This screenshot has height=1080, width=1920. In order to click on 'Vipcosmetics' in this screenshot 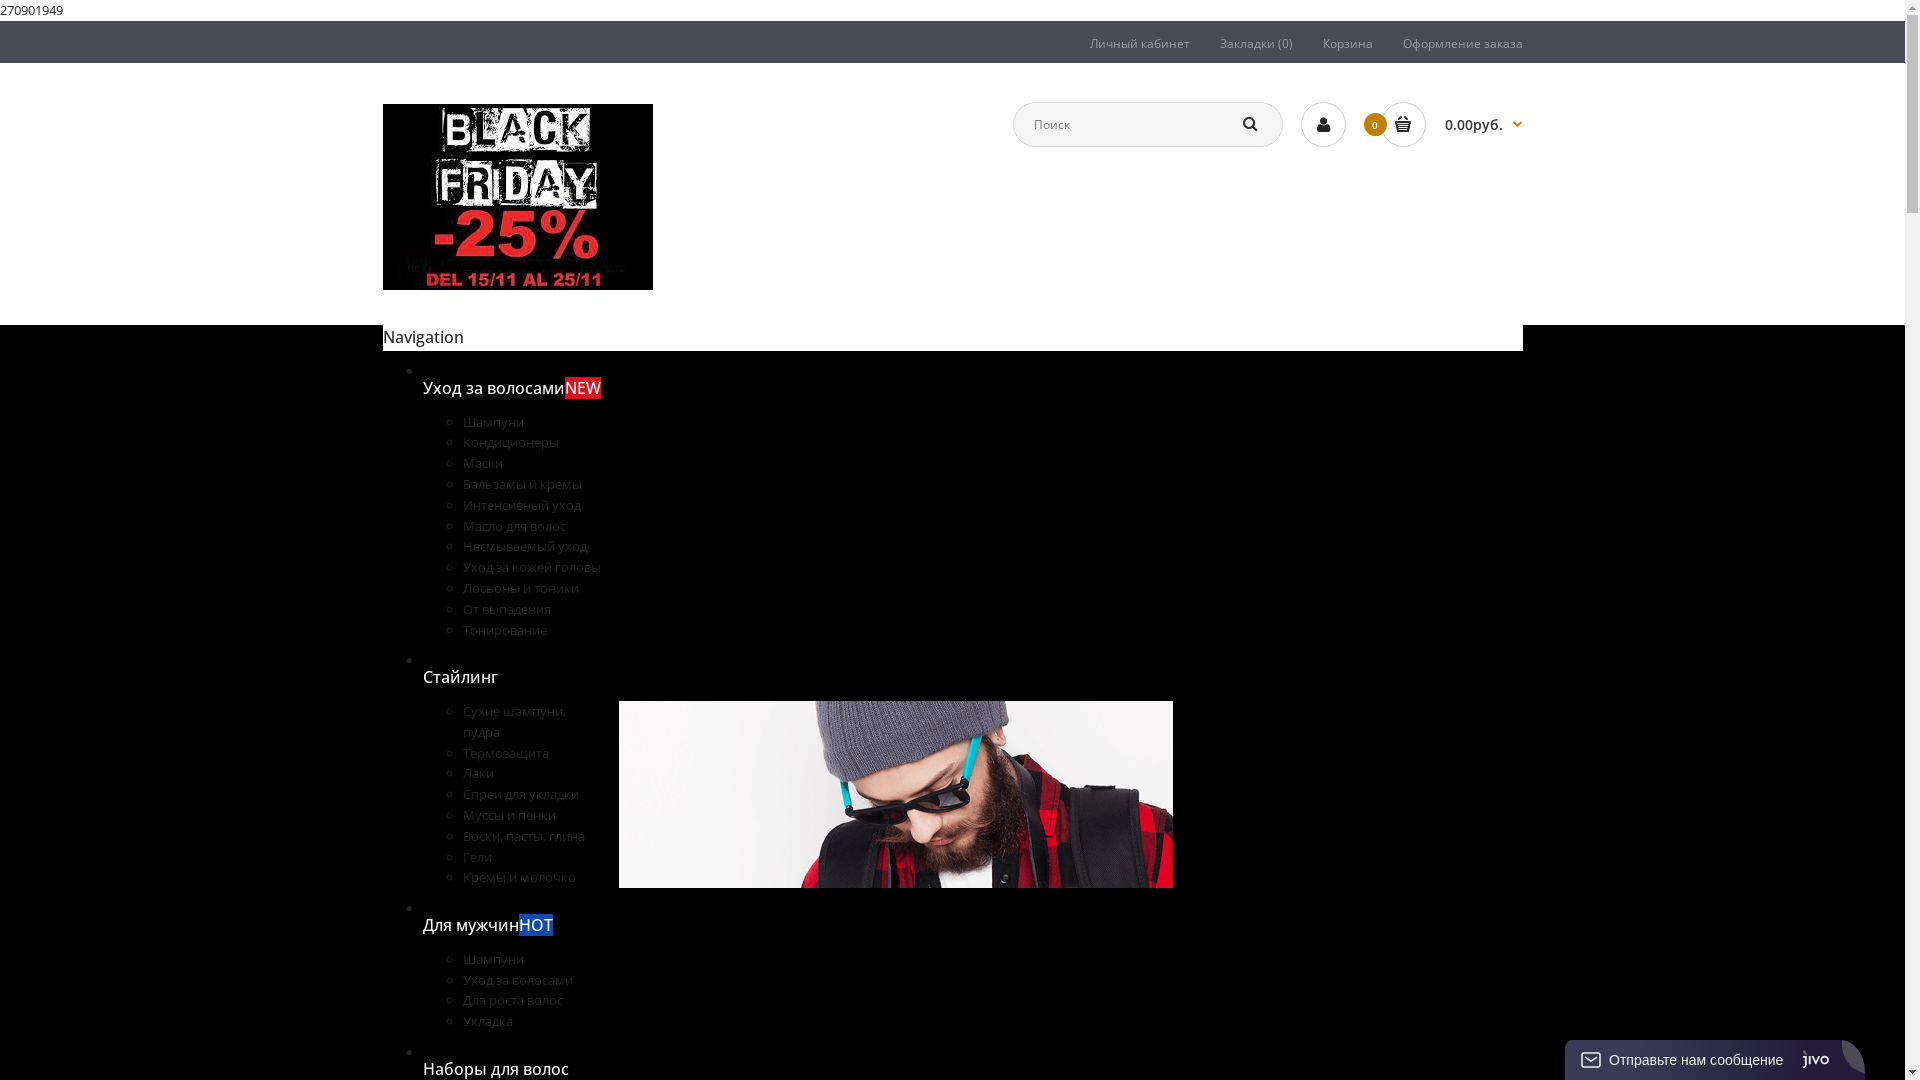, I will do `click(382, 196)`.